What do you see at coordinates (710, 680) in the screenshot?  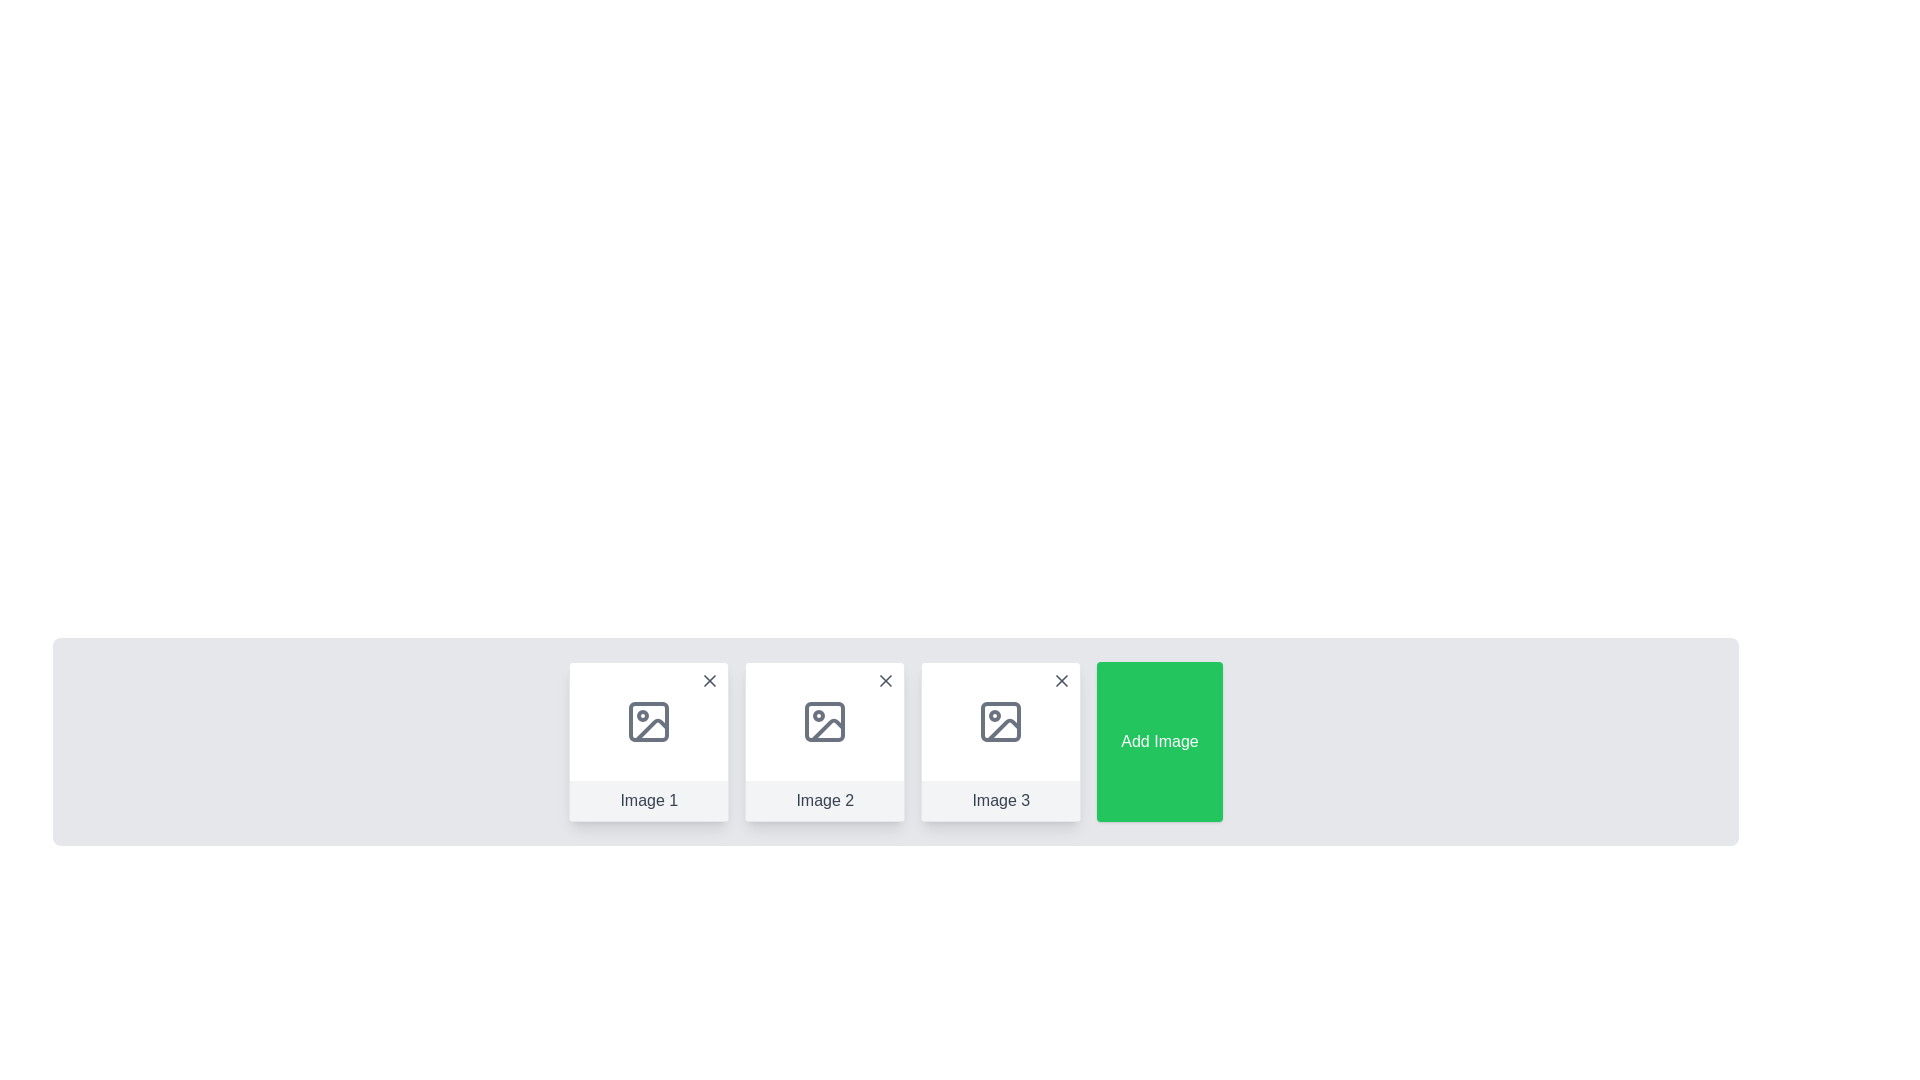 I see `the dismiss button represented by an 'X' icon located at the top-right corner of the card labeled 'Image 1'` at bounding box center [710, 680].